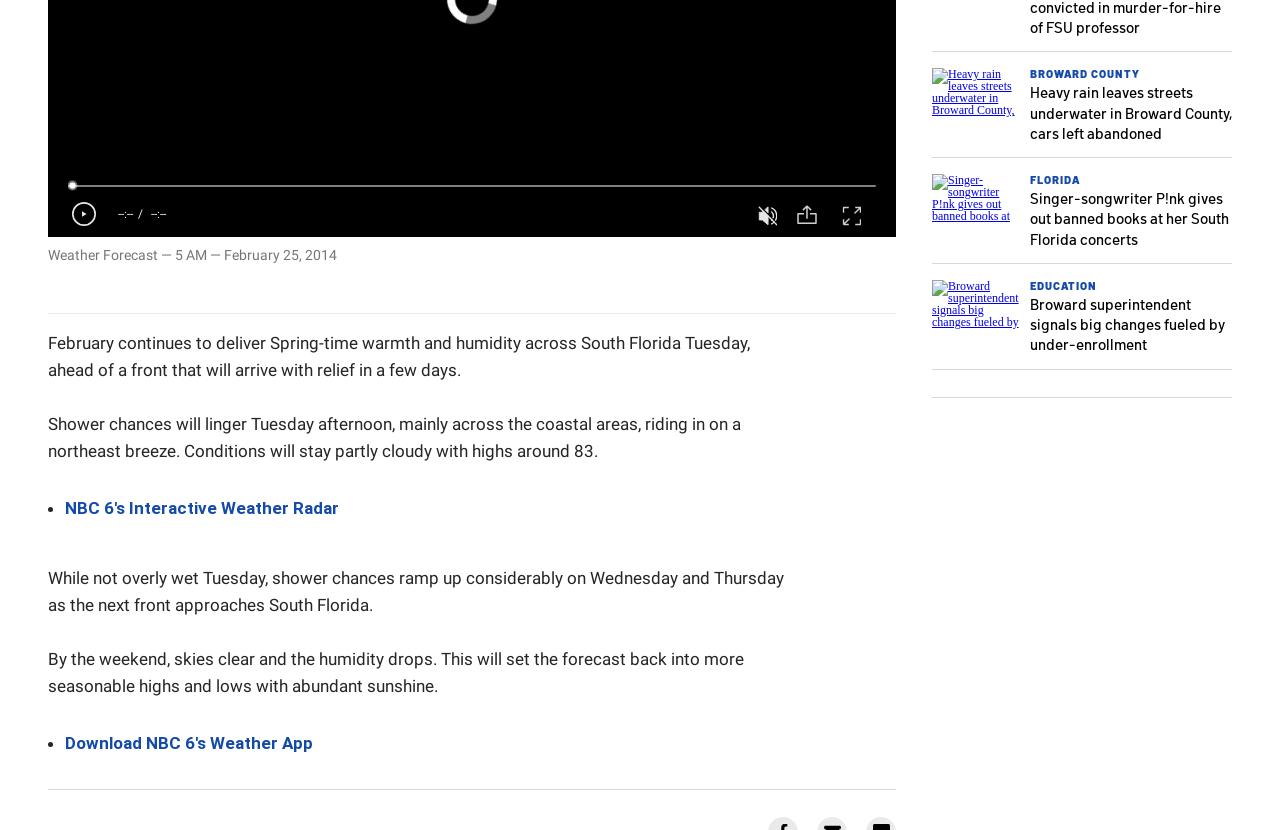  What do you see at coordinates (1084, 72) in the screenshot?
I see `'Broward County'` at bounding box center [1084, 72].